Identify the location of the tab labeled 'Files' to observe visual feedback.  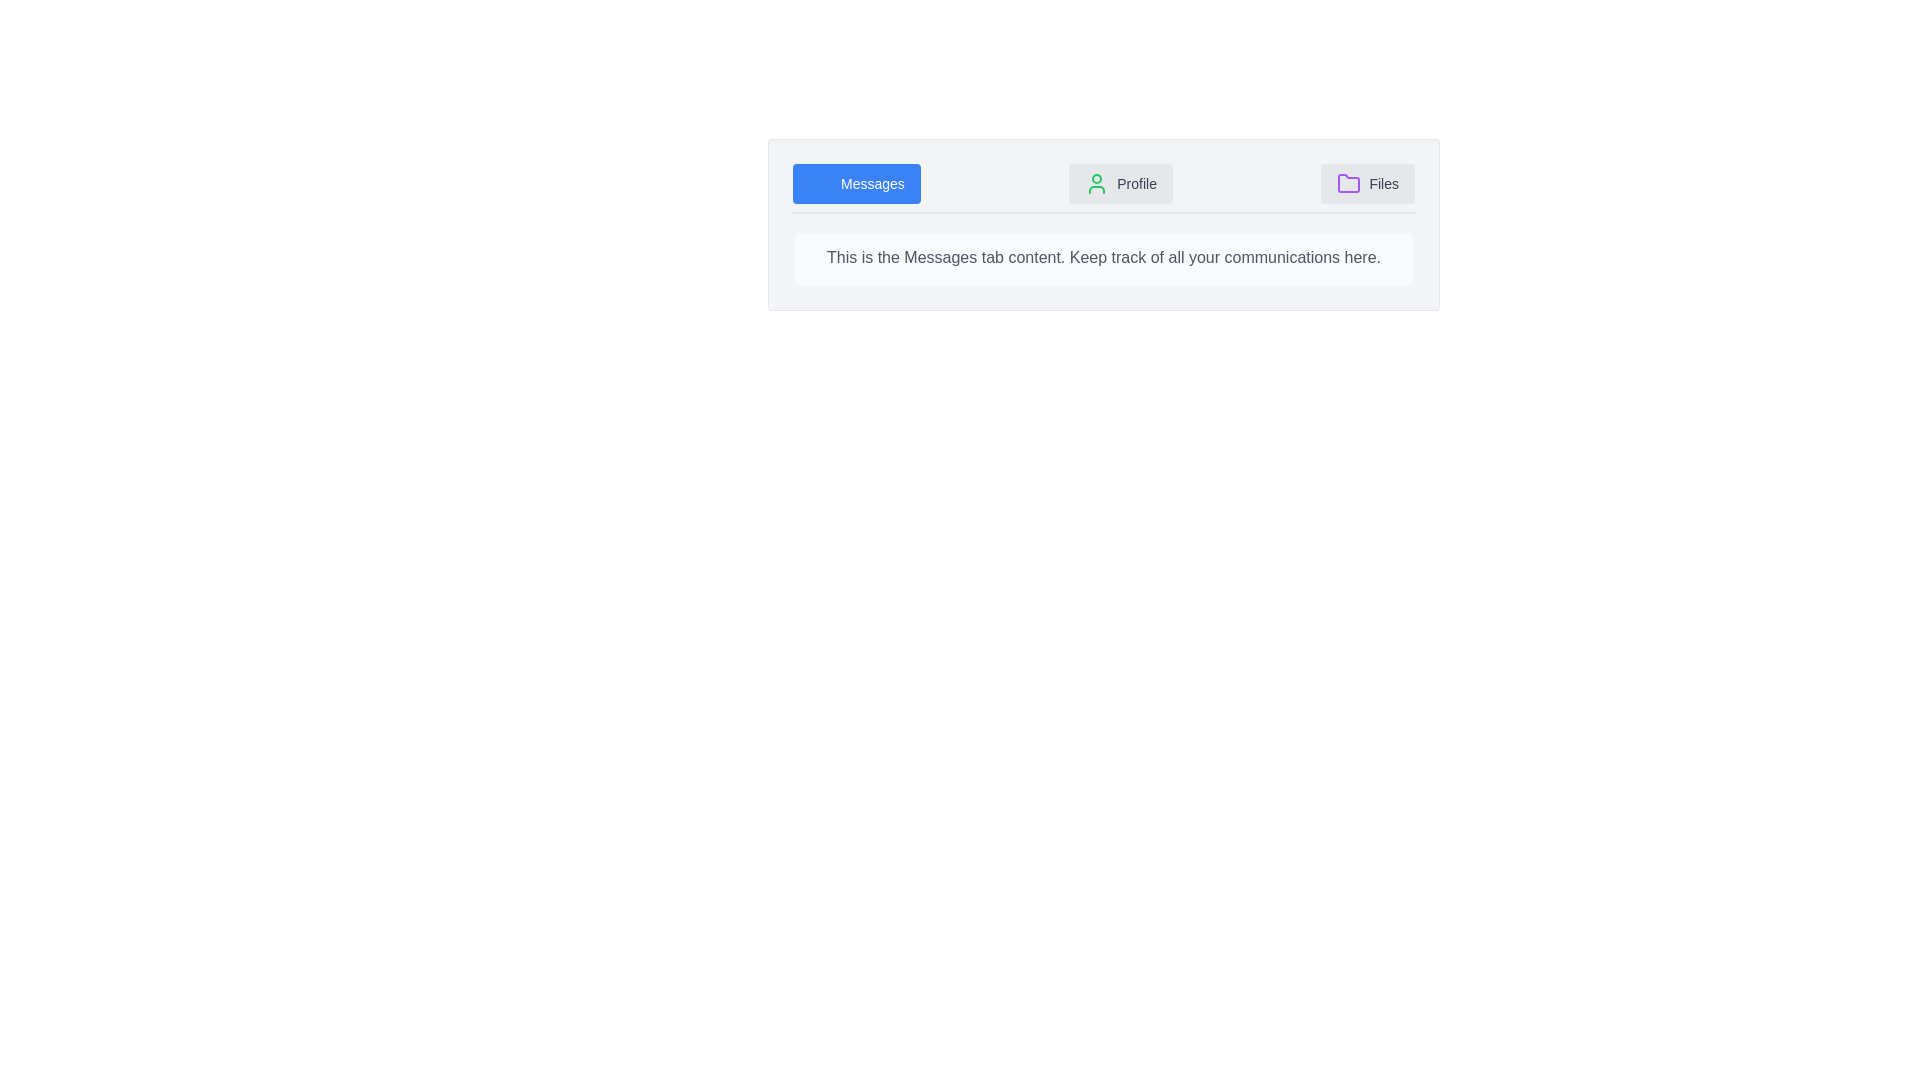
(1367, 184).